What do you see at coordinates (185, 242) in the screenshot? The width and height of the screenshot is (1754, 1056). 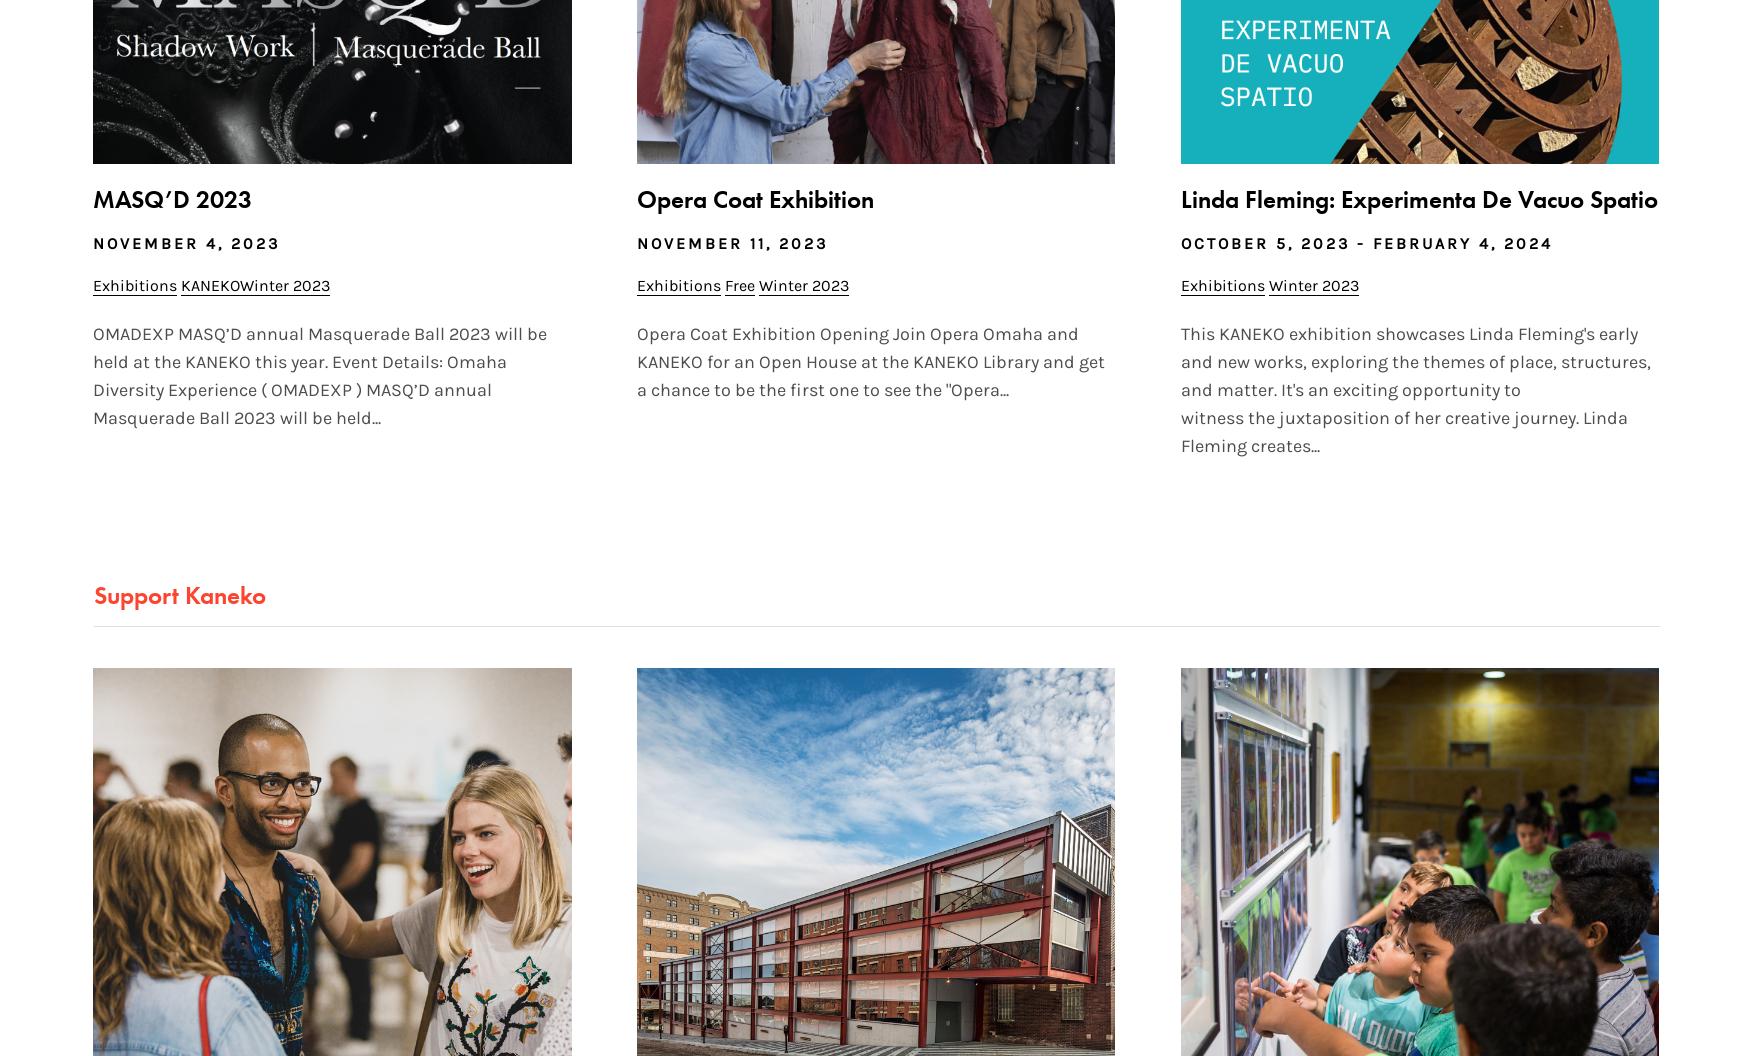 I see `'November 4, 2023'` at bounding box center [185, 242].